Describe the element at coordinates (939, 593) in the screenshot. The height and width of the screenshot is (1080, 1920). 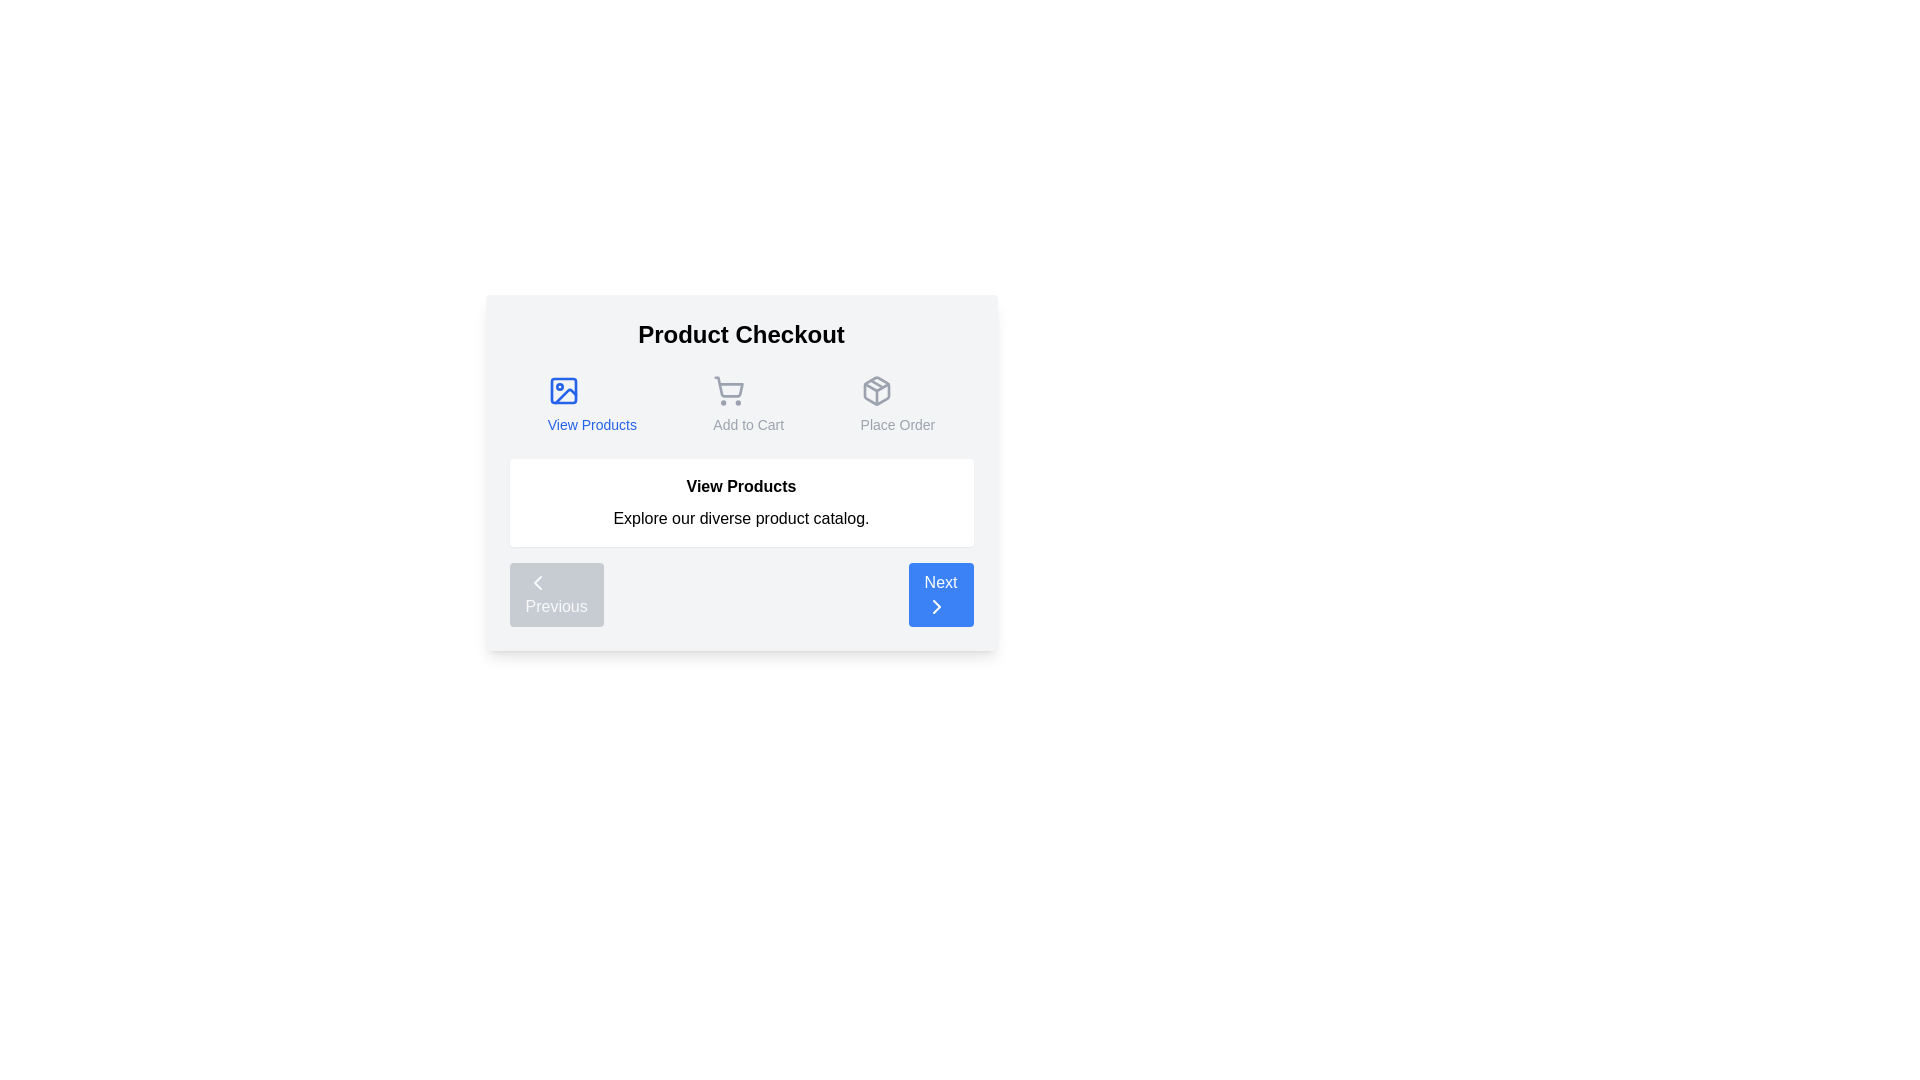
I see `the 'Next' button to navigate to the next step` at that location.